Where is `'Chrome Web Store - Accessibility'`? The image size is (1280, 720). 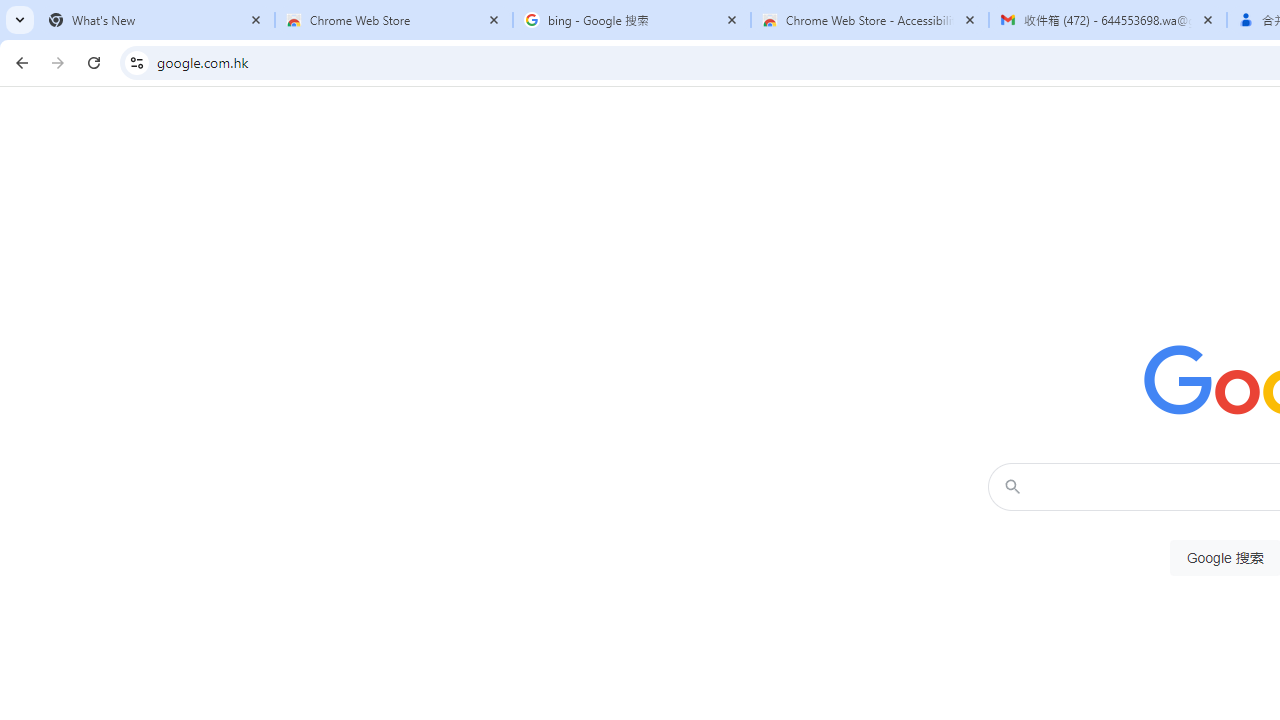
'Chrome Web Store - Accessibility' is located at coordinates (870, 20).